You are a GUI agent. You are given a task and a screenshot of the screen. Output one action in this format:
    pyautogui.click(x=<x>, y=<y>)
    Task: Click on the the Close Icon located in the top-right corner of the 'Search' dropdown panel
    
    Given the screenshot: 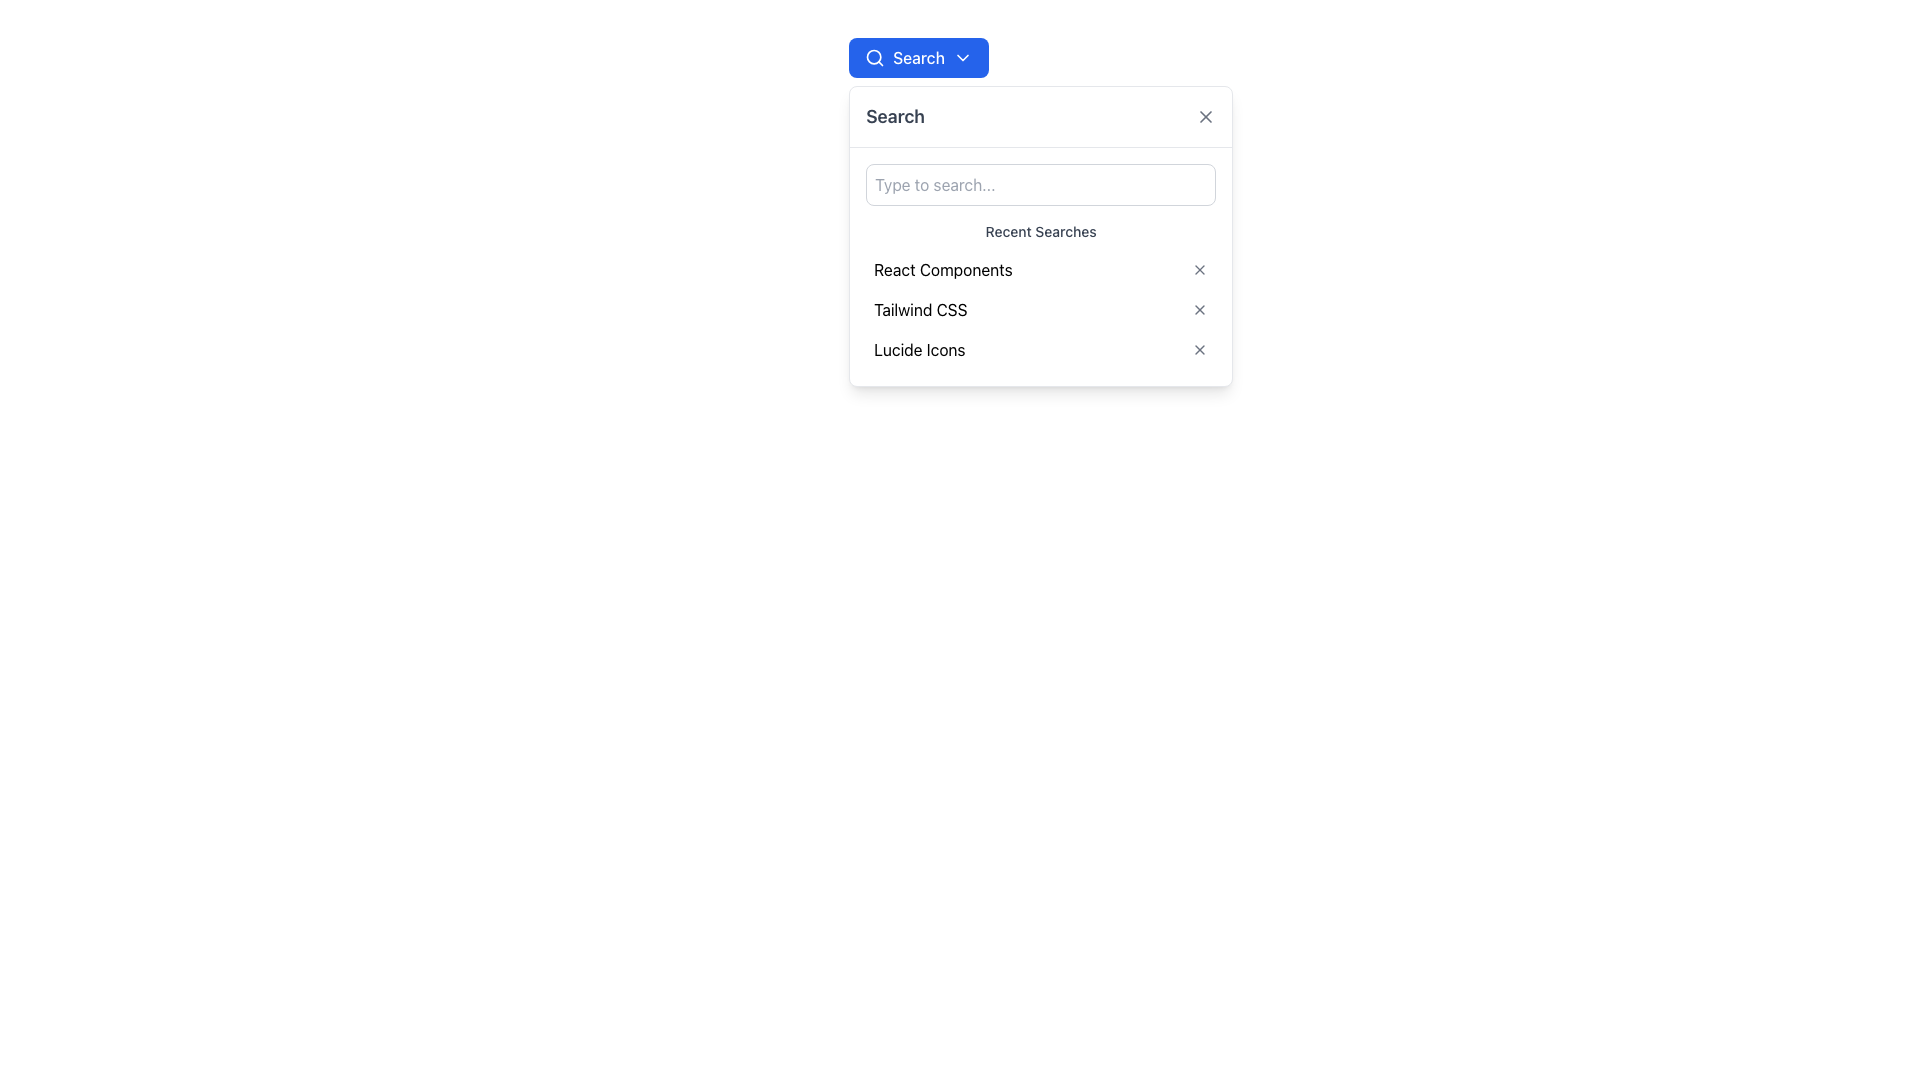 What is the action you would take?
    pyautogui.click(x=1205, y=116)
    